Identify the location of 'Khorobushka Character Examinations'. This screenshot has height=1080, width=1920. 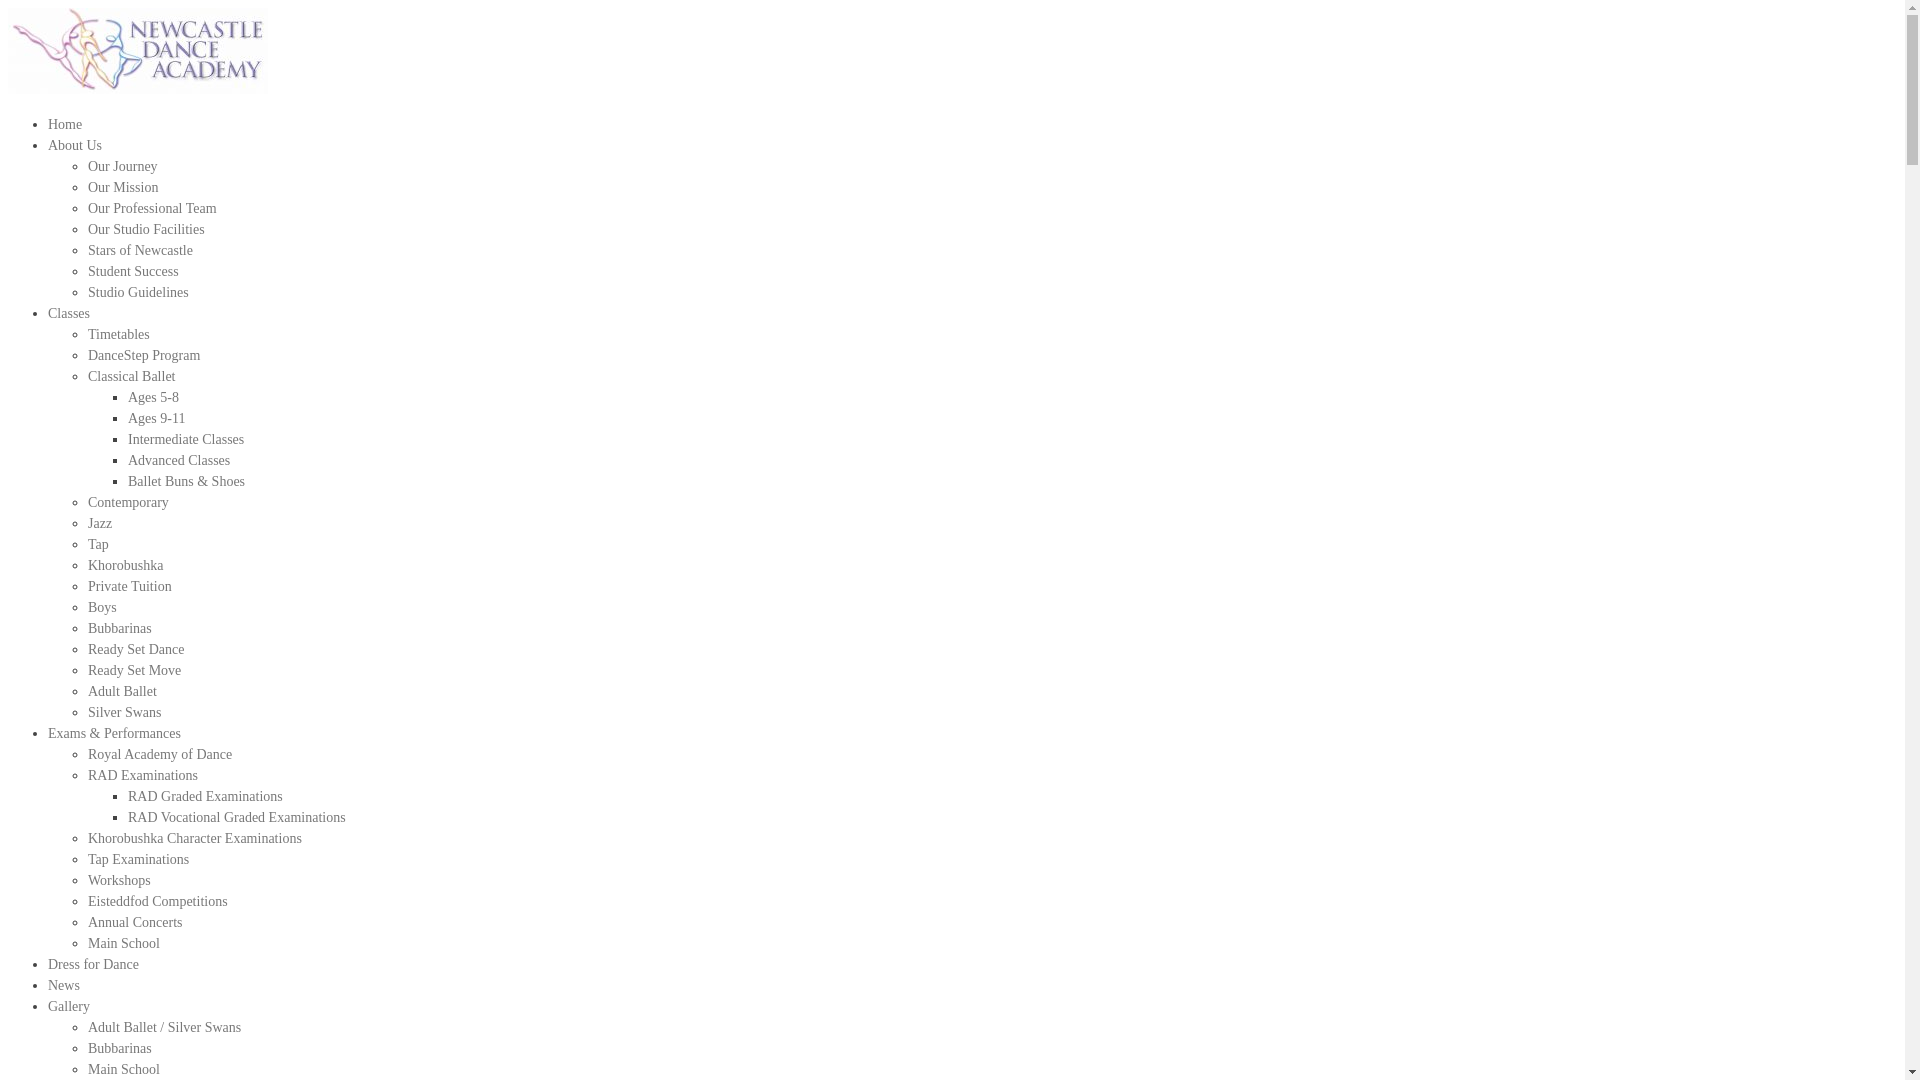
(195, 838).